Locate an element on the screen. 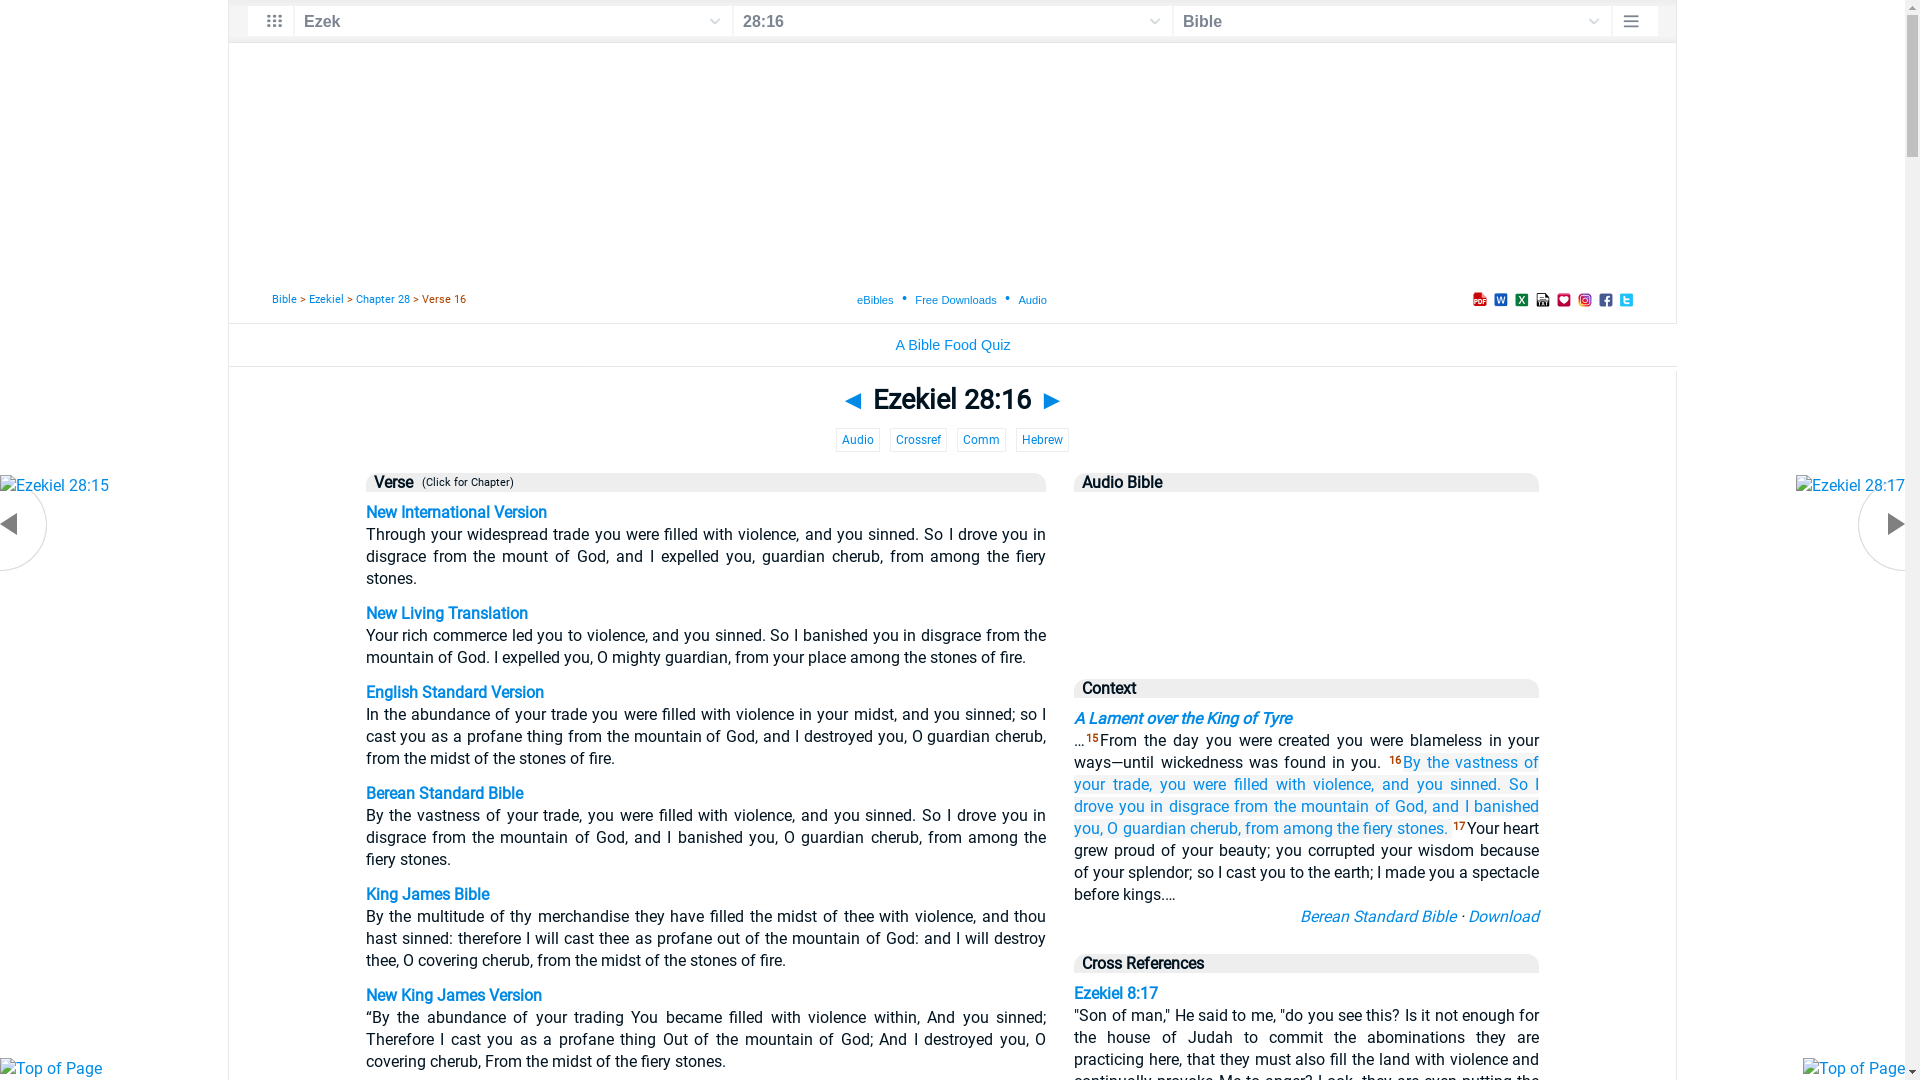  'Ezekiel' is located at coordinates (326, 299).